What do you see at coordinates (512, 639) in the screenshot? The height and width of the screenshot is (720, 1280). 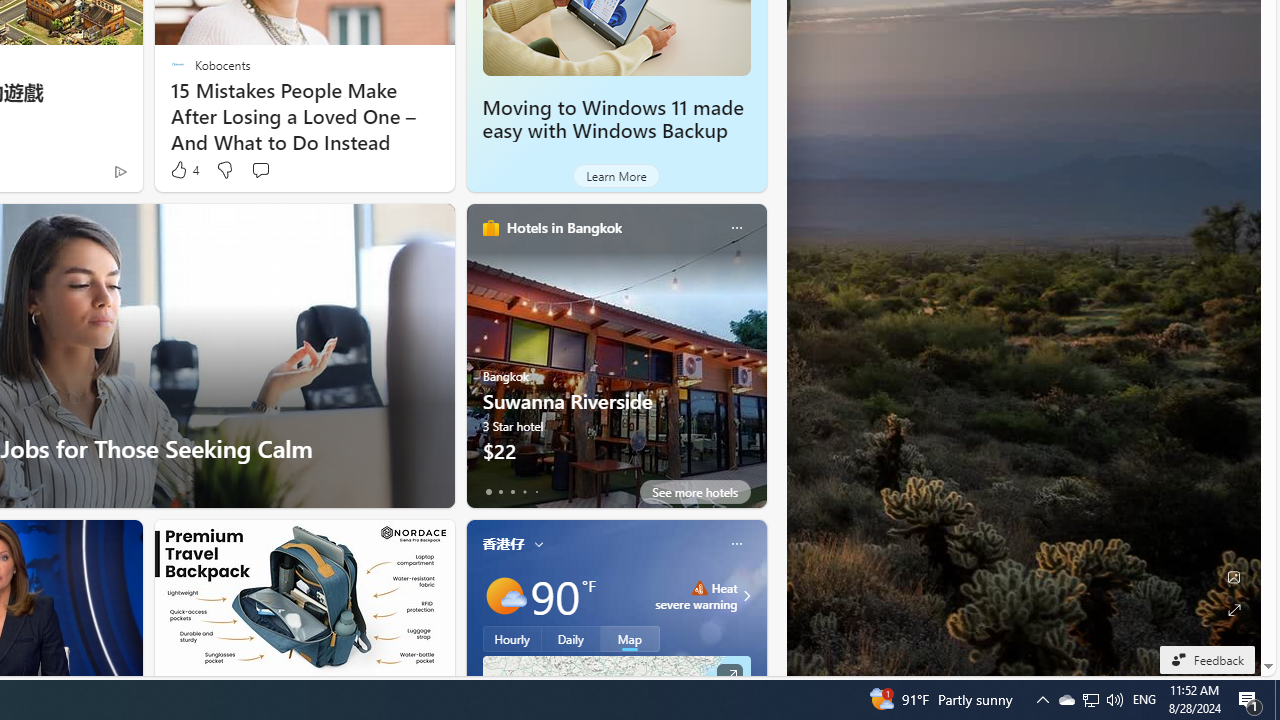 I see `'Hourly'` at bounding box center [512, 639].